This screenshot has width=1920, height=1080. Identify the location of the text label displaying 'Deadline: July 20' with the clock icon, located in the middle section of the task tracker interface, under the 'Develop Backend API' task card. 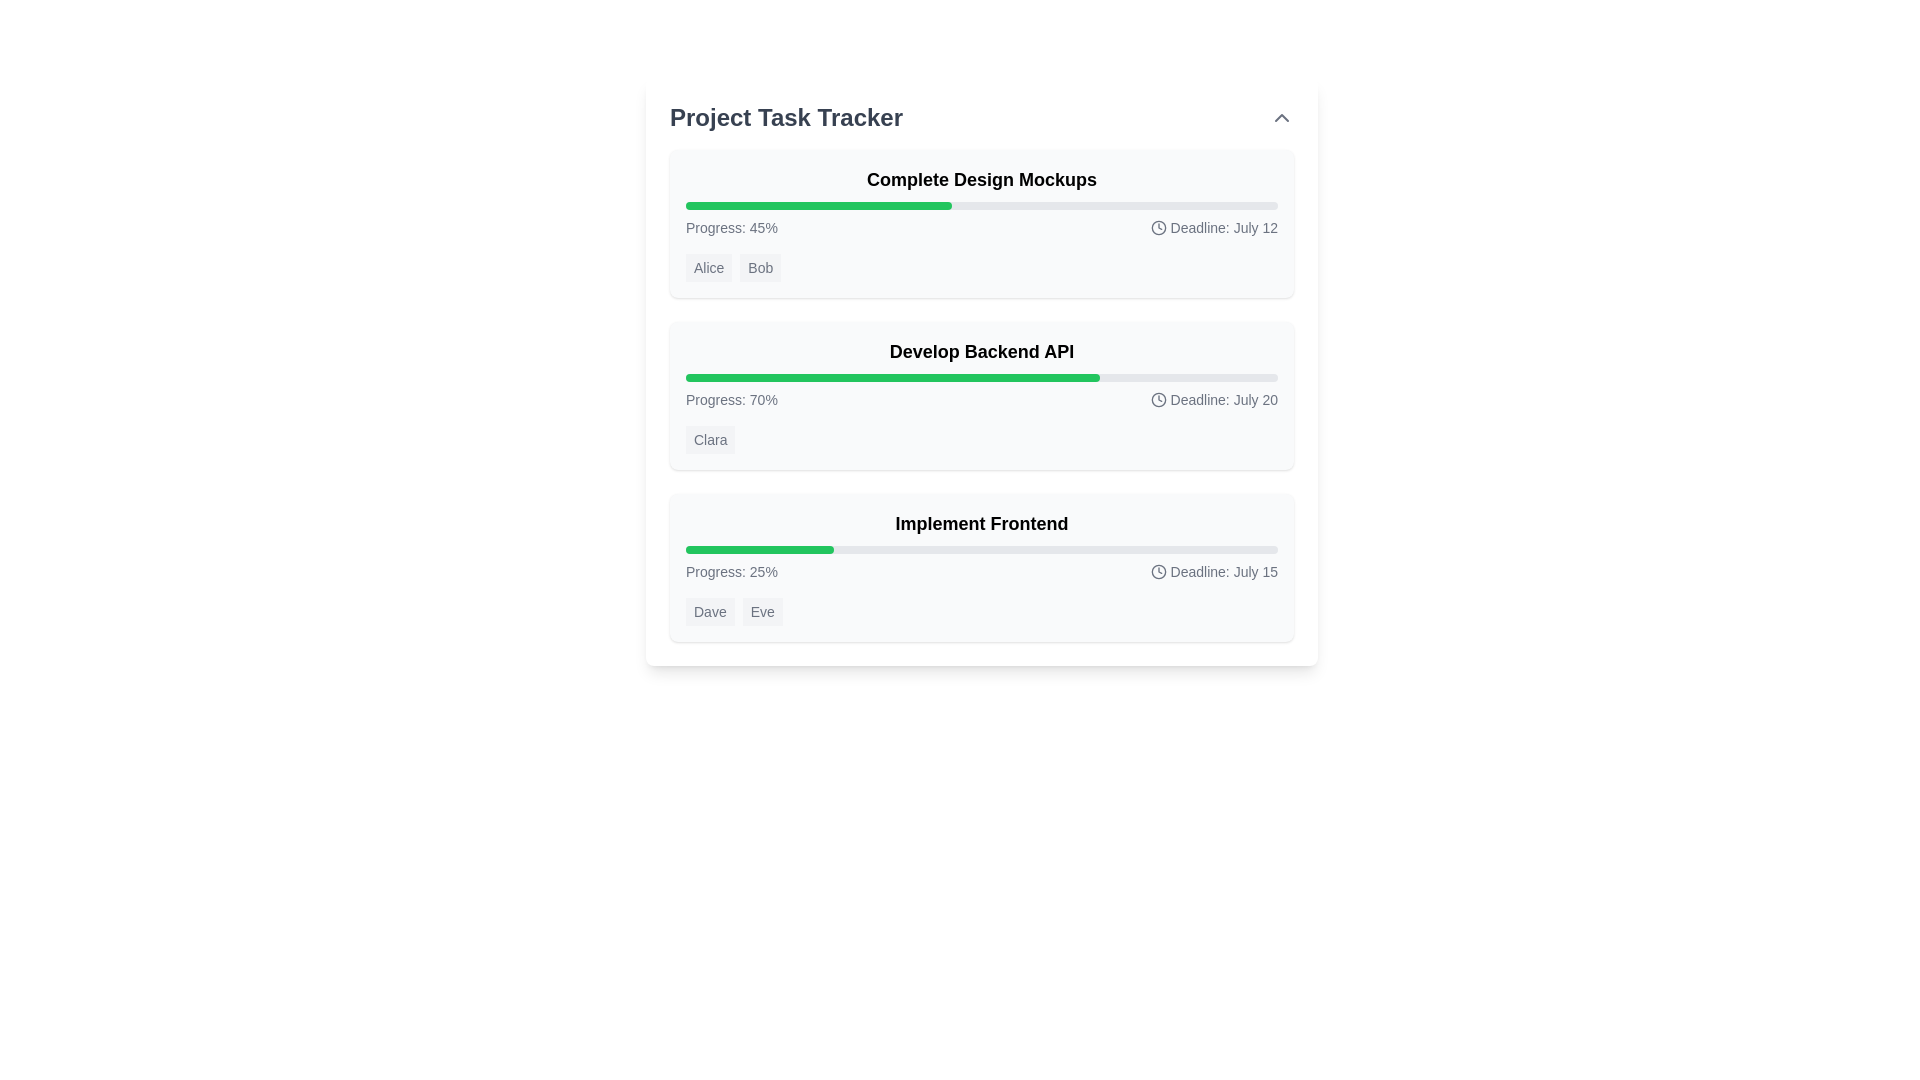
(1213, 400).